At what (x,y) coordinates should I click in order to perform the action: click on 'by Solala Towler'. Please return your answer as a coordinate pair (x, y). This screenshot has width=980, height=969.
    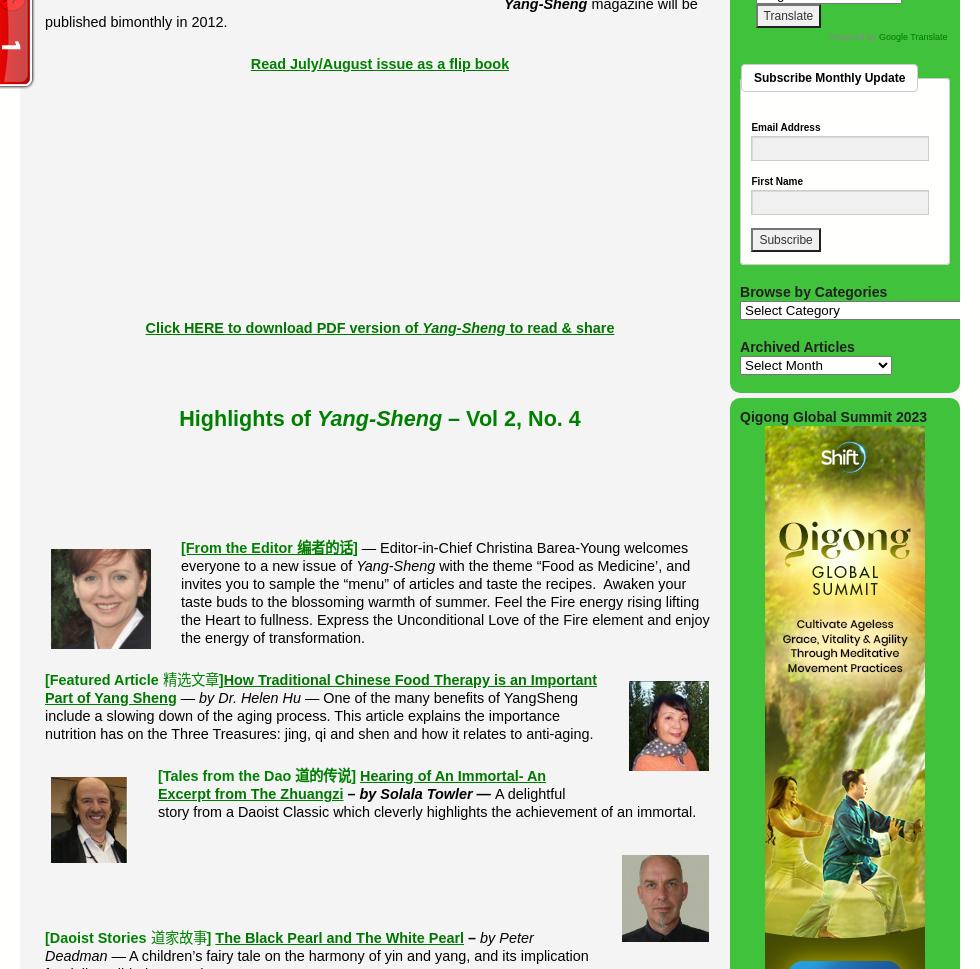
    Looking at the image, I should click on (415, 793).